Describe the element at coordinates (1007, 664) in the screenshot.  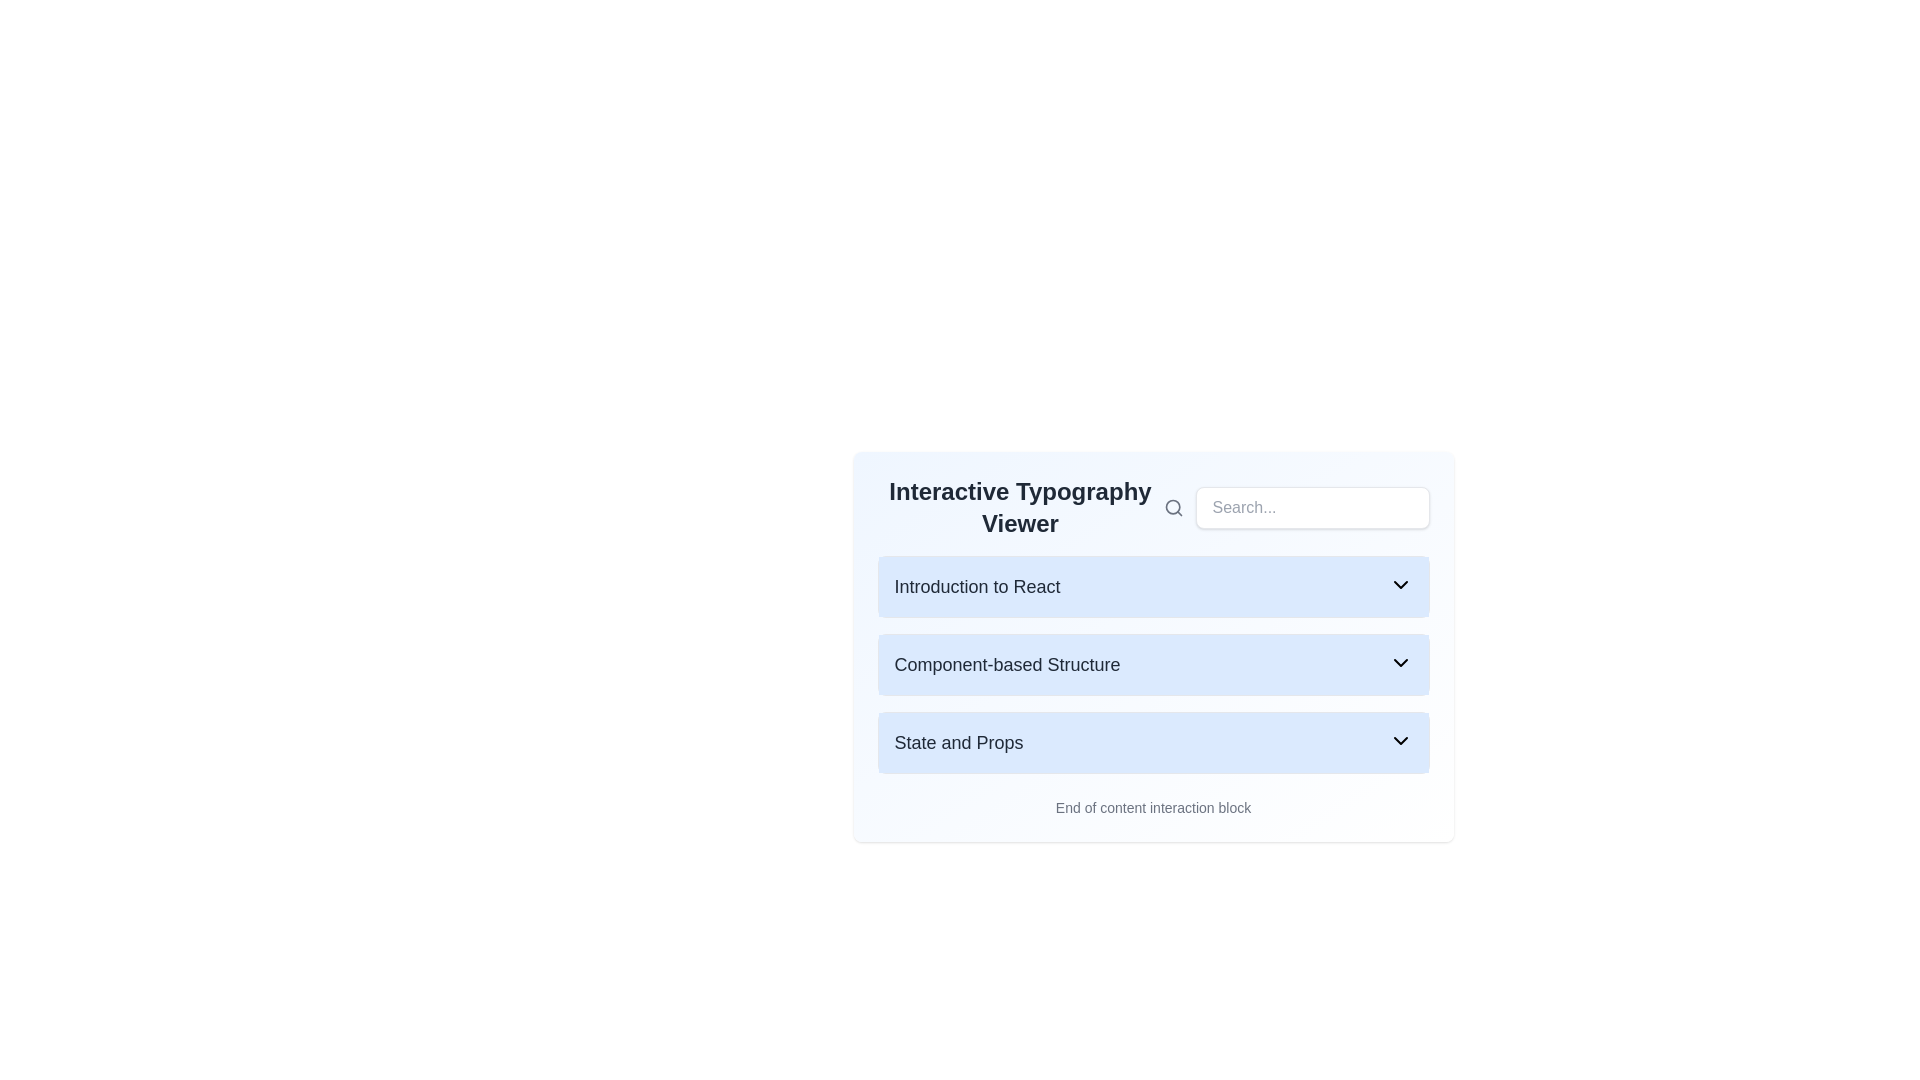
I see `the textual label displaying 'Component-based Structure', which is a large, bold, dark gray font on a light blue background, positioned within a vertically stacked menu` at that location.